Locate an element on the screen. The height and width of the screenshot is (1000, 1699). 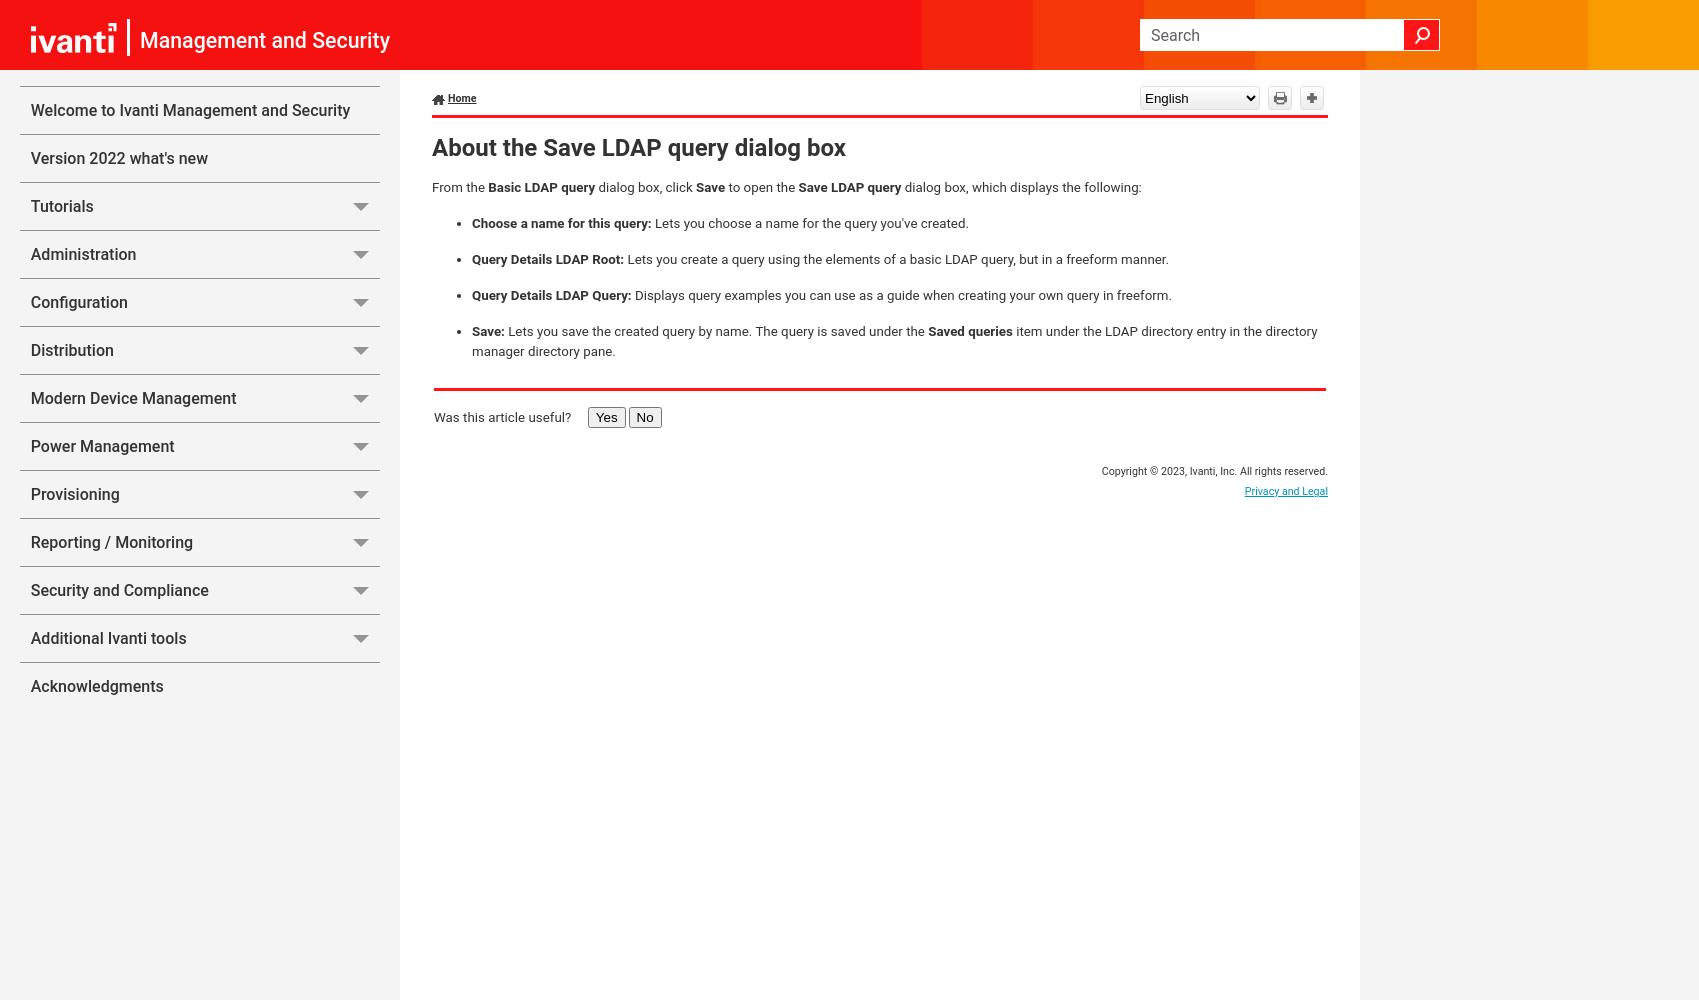
'Ivanti, Inc' is located at coordinates (1211, 470).